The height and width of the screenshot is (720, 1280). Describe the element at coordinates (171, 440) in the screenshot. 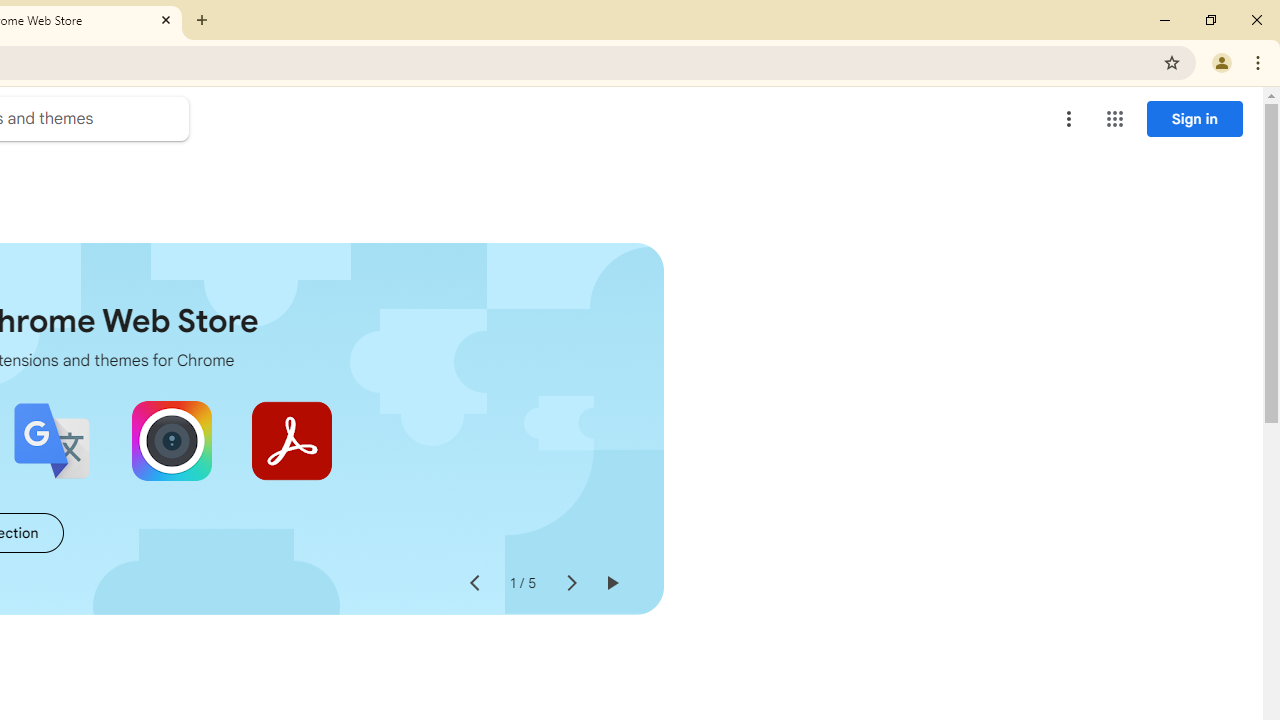

I see `'Awesome Screen Recorder & Screenshot'` at that location.